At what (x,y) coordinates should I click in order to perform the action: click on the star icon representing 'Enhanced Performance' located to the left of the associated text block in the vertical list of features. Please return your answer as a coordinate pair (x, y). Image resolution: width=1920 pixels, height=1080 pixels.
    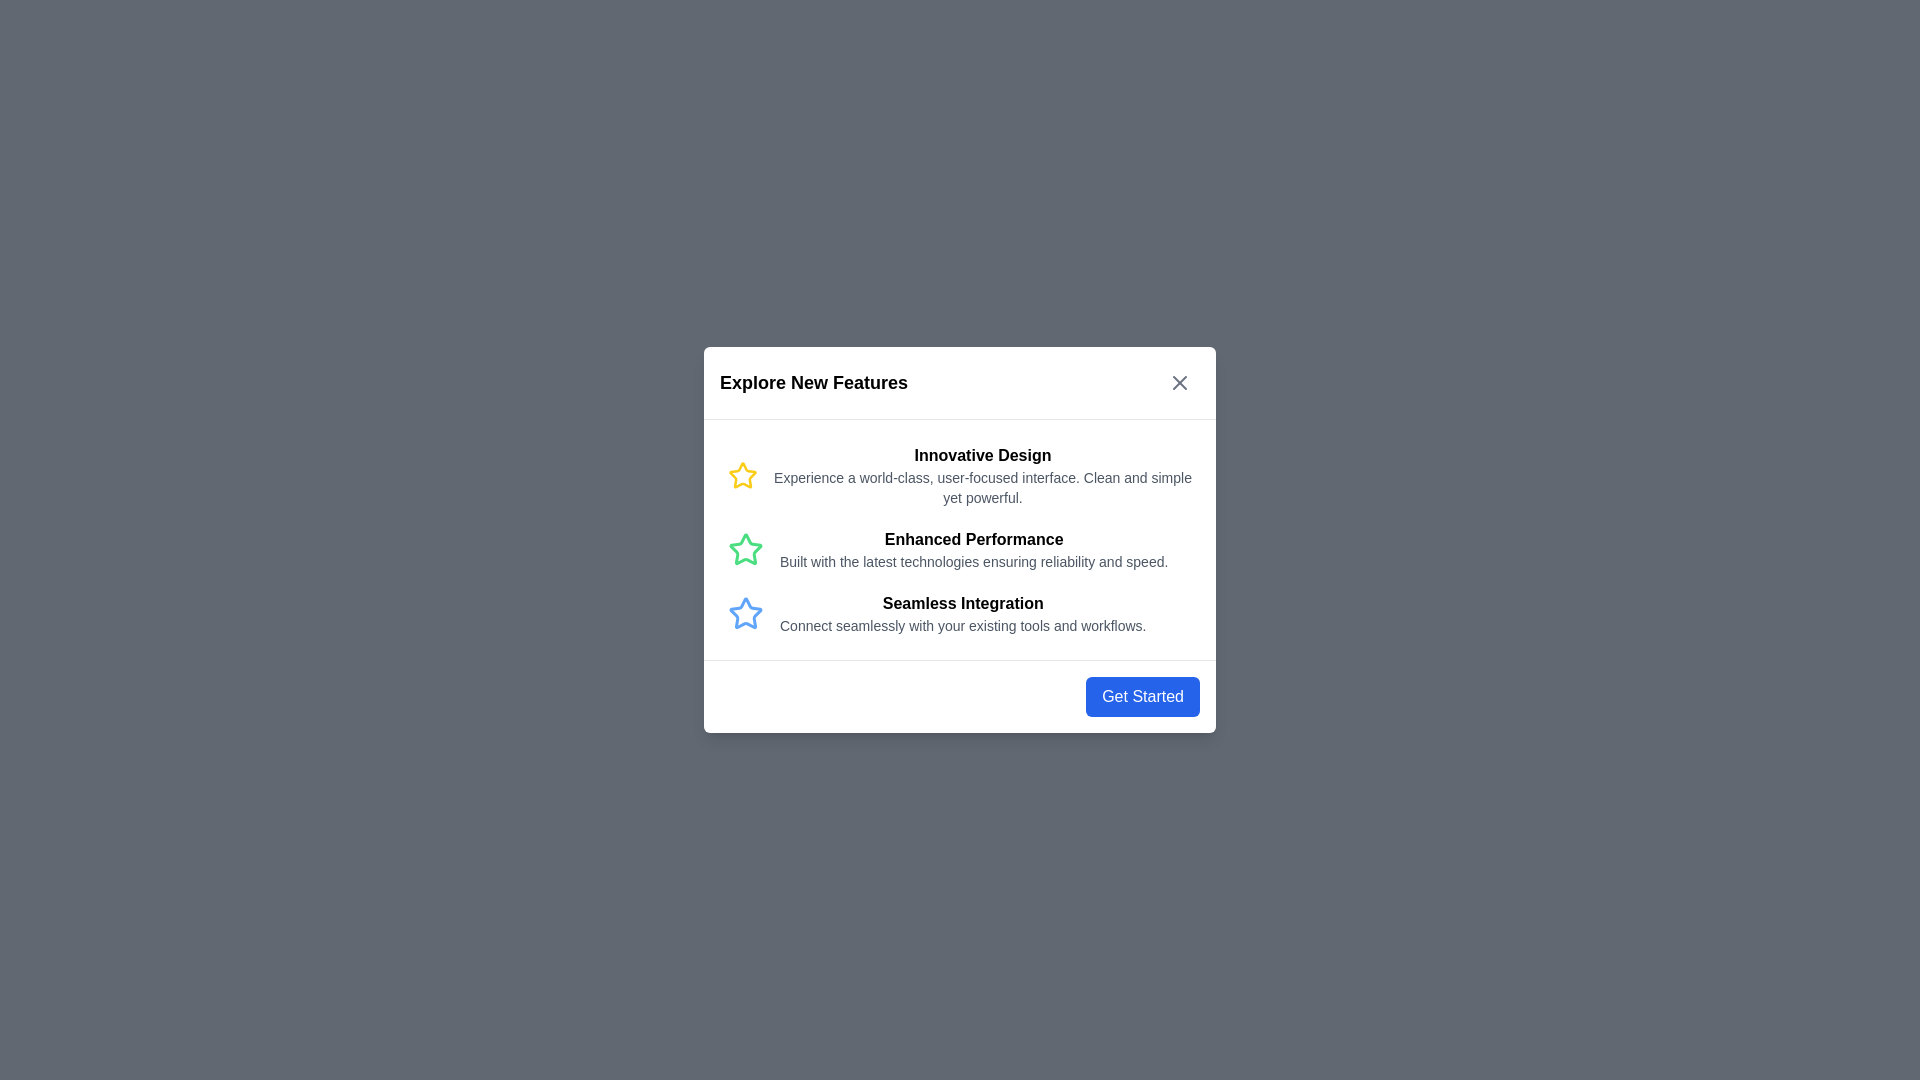
    Looking at the image, I should click on (744, 550).